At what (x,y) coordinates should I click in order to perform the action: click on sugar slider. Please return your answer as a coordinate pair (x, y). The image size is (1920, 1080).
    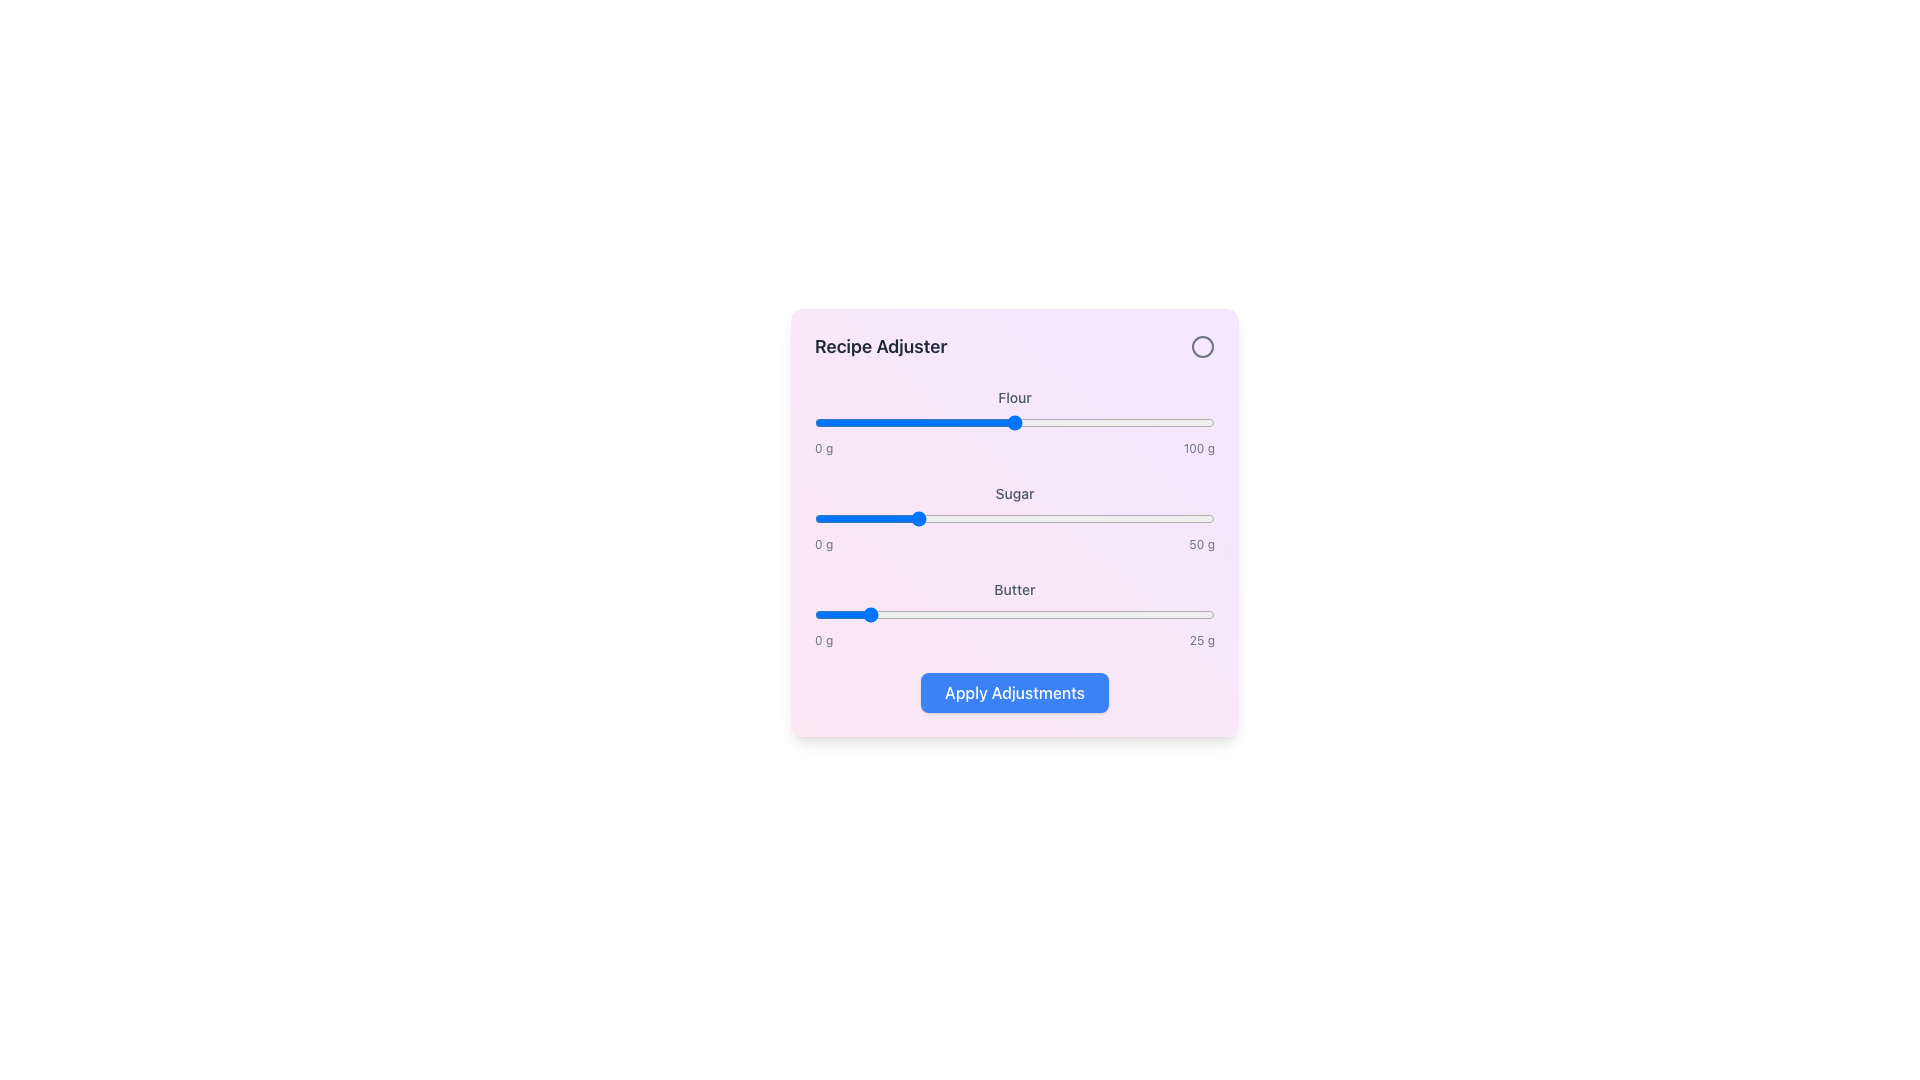
    Looking at the image, I should click on (819, 518).